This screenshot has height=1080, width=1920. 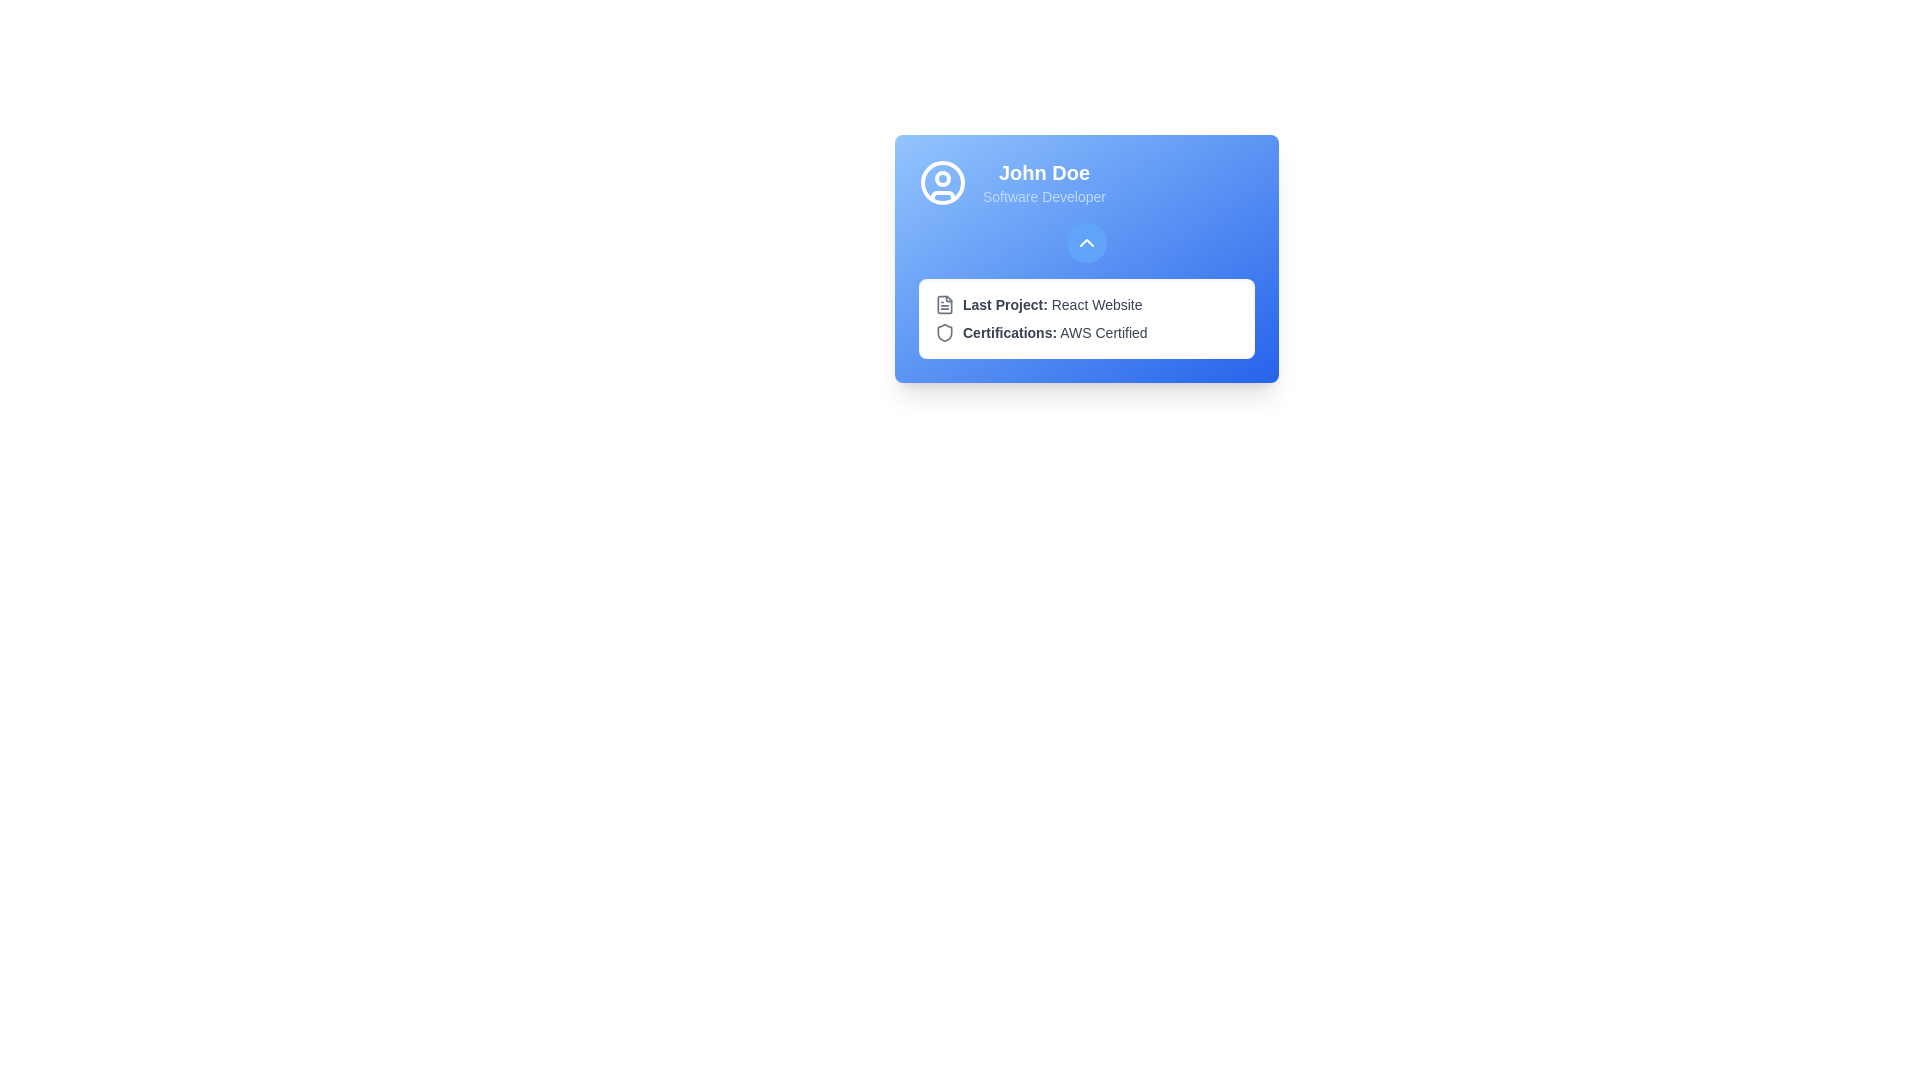 I want to click on the static text label displaying 'Certifications: AWS Certified', located under the 'Last Project' section in a card-style layout, so click(x=1054, y=331).